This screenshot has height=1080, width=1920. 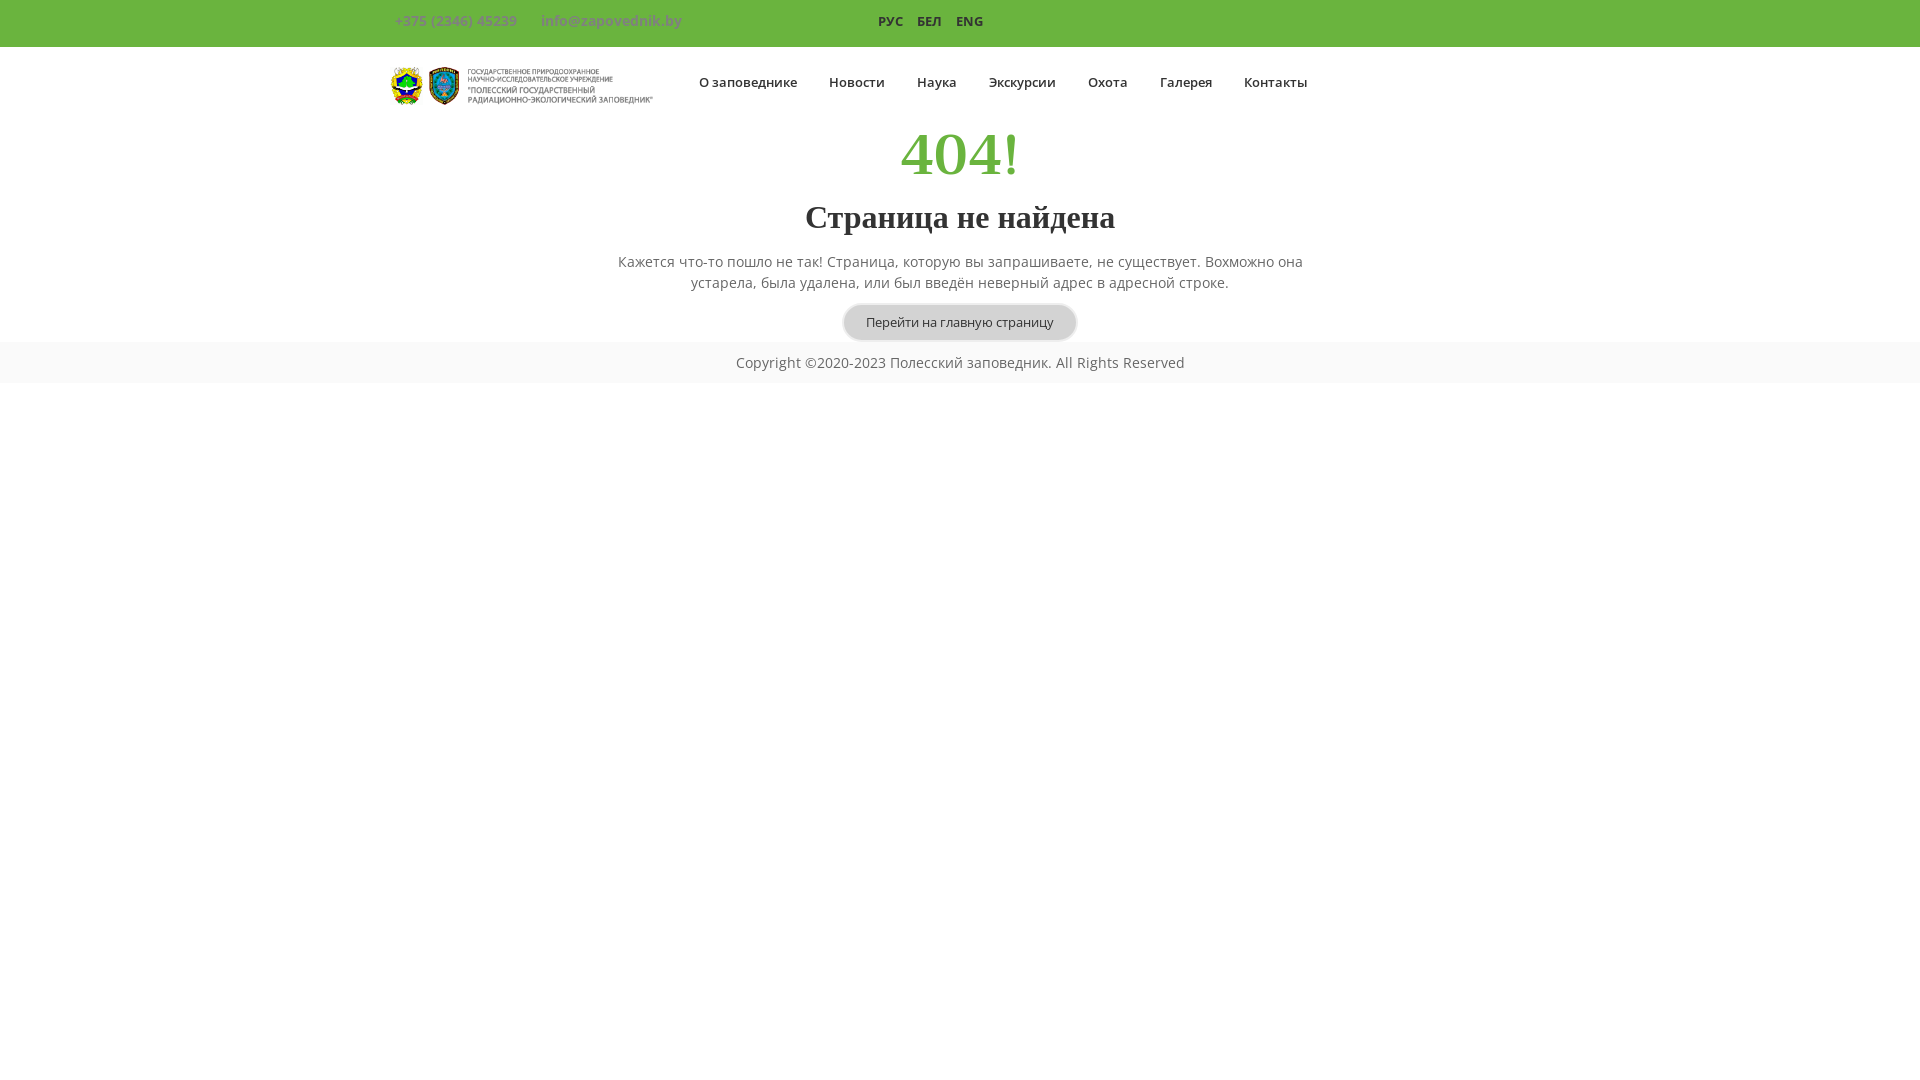 What do you see at coordinates (969, 20) in the screenshot?
I see `'ENG'` at bounding box center [969, 20].